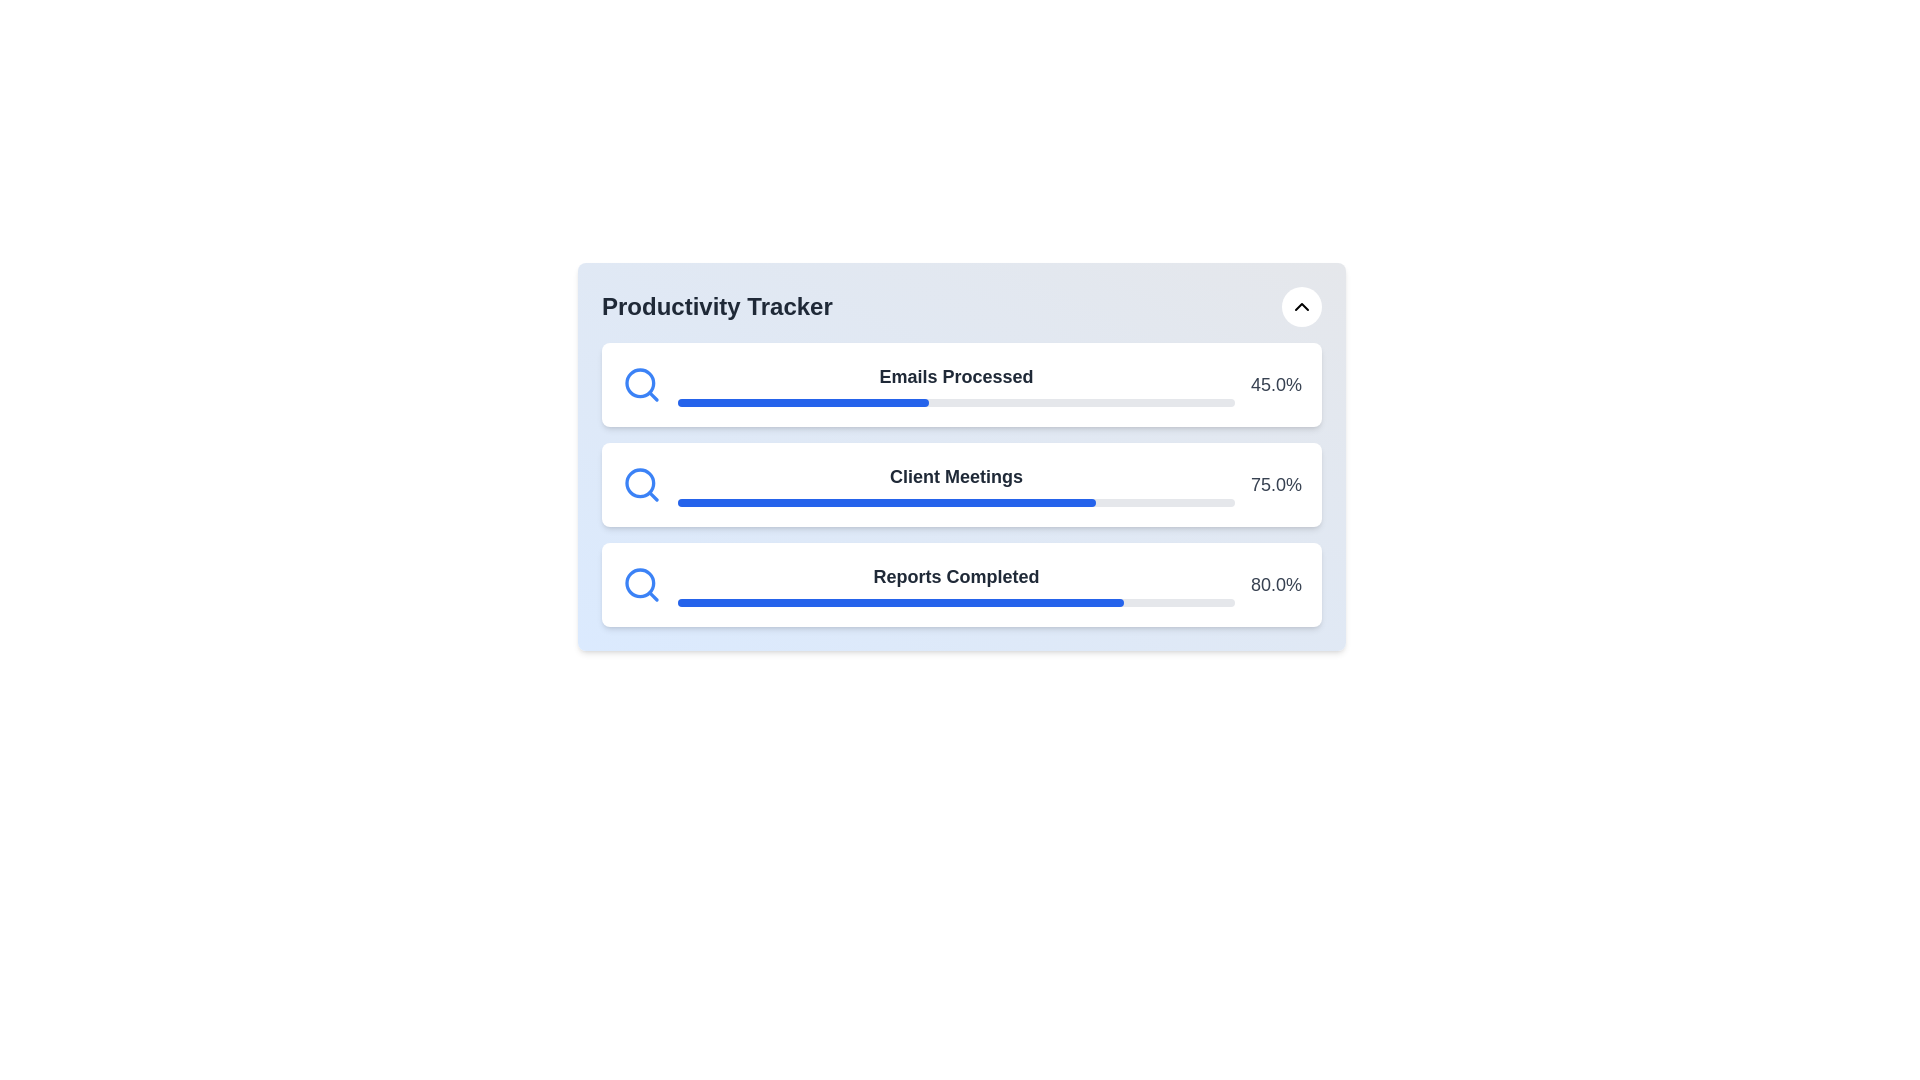 The height and width of the screenshot is (1080, 1920). I want to click on the Labeled Progress Bar that displays 'Emails Processed' and is styled with a blue-filled portion on a light gray background, located within the first card of a vertically stacked group of similar cards, so click(955, 385).